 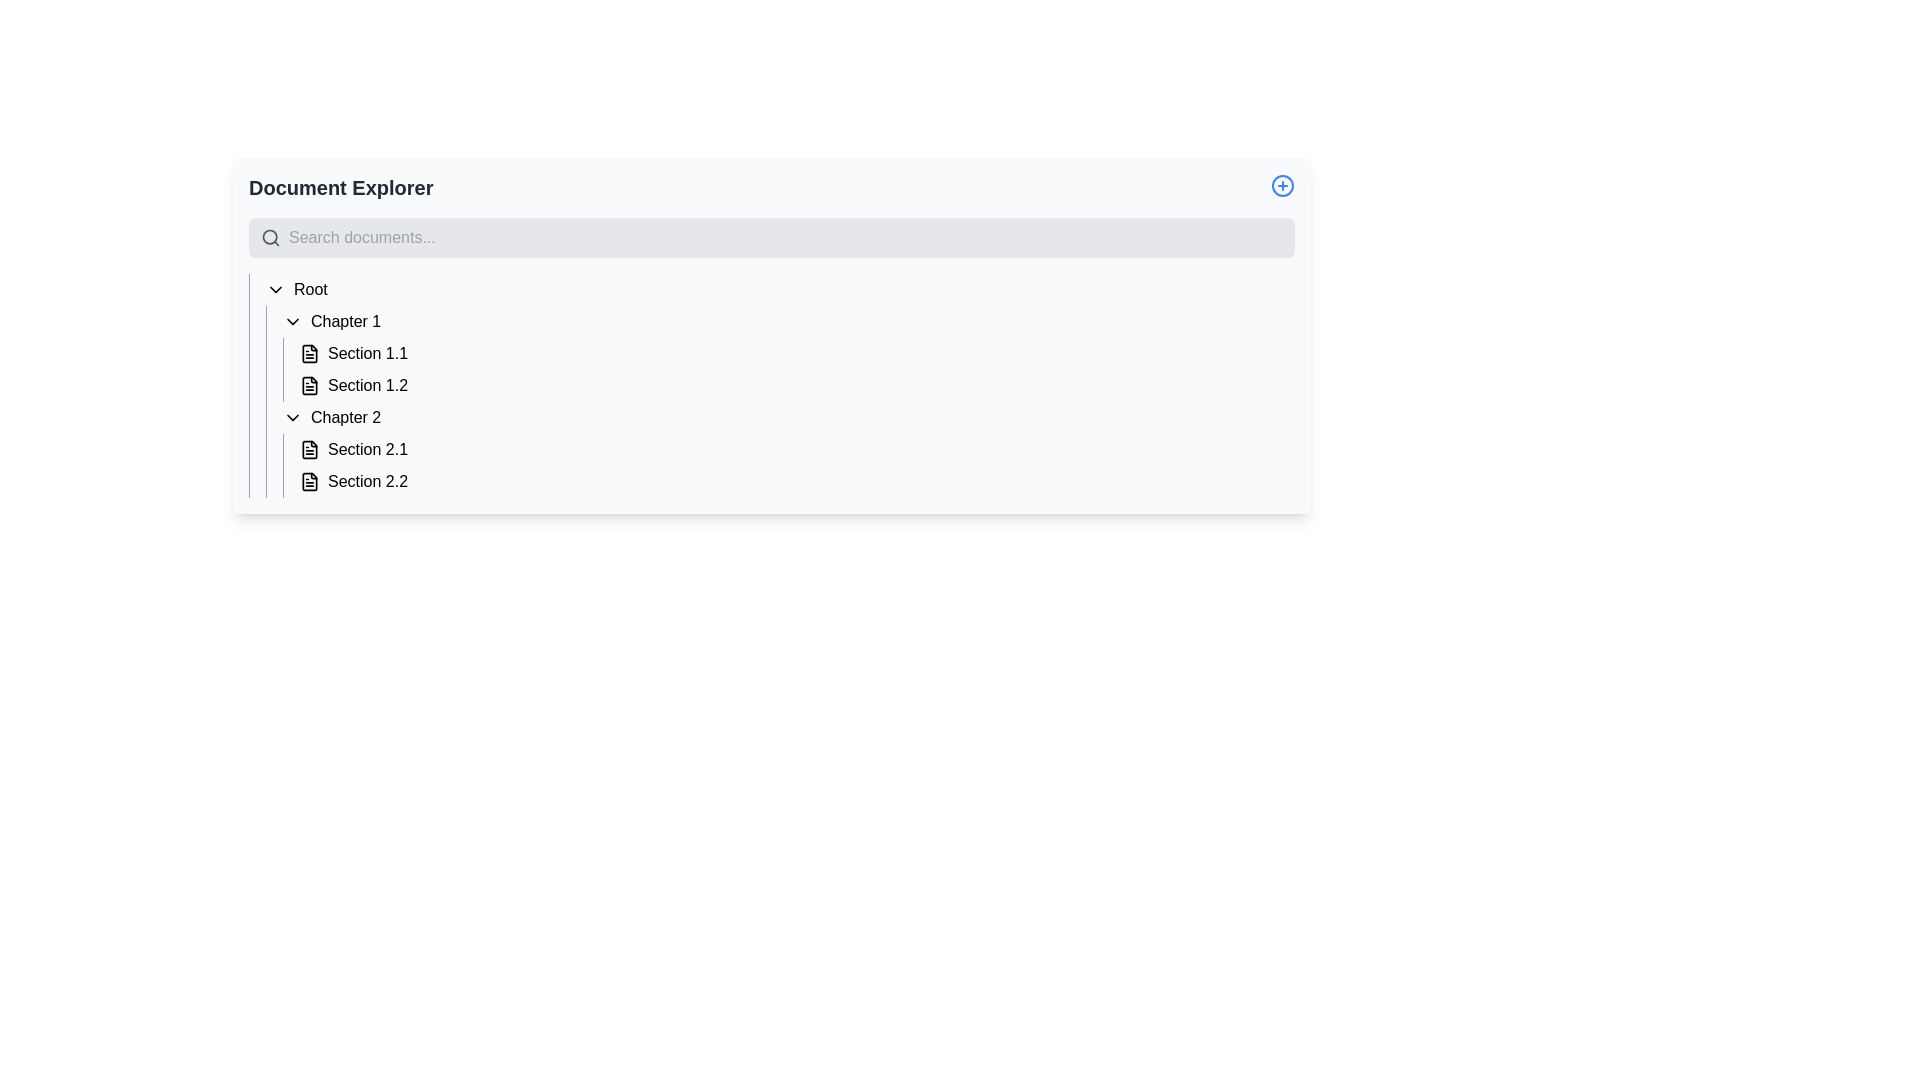 What do you see at coordinates (309, 482) in the screenshot?
I see `the document icon located in Section 2.2, which has a rectangular outline with a folded corner and three horizontal lines representing text` at bounding box center [309, 482].